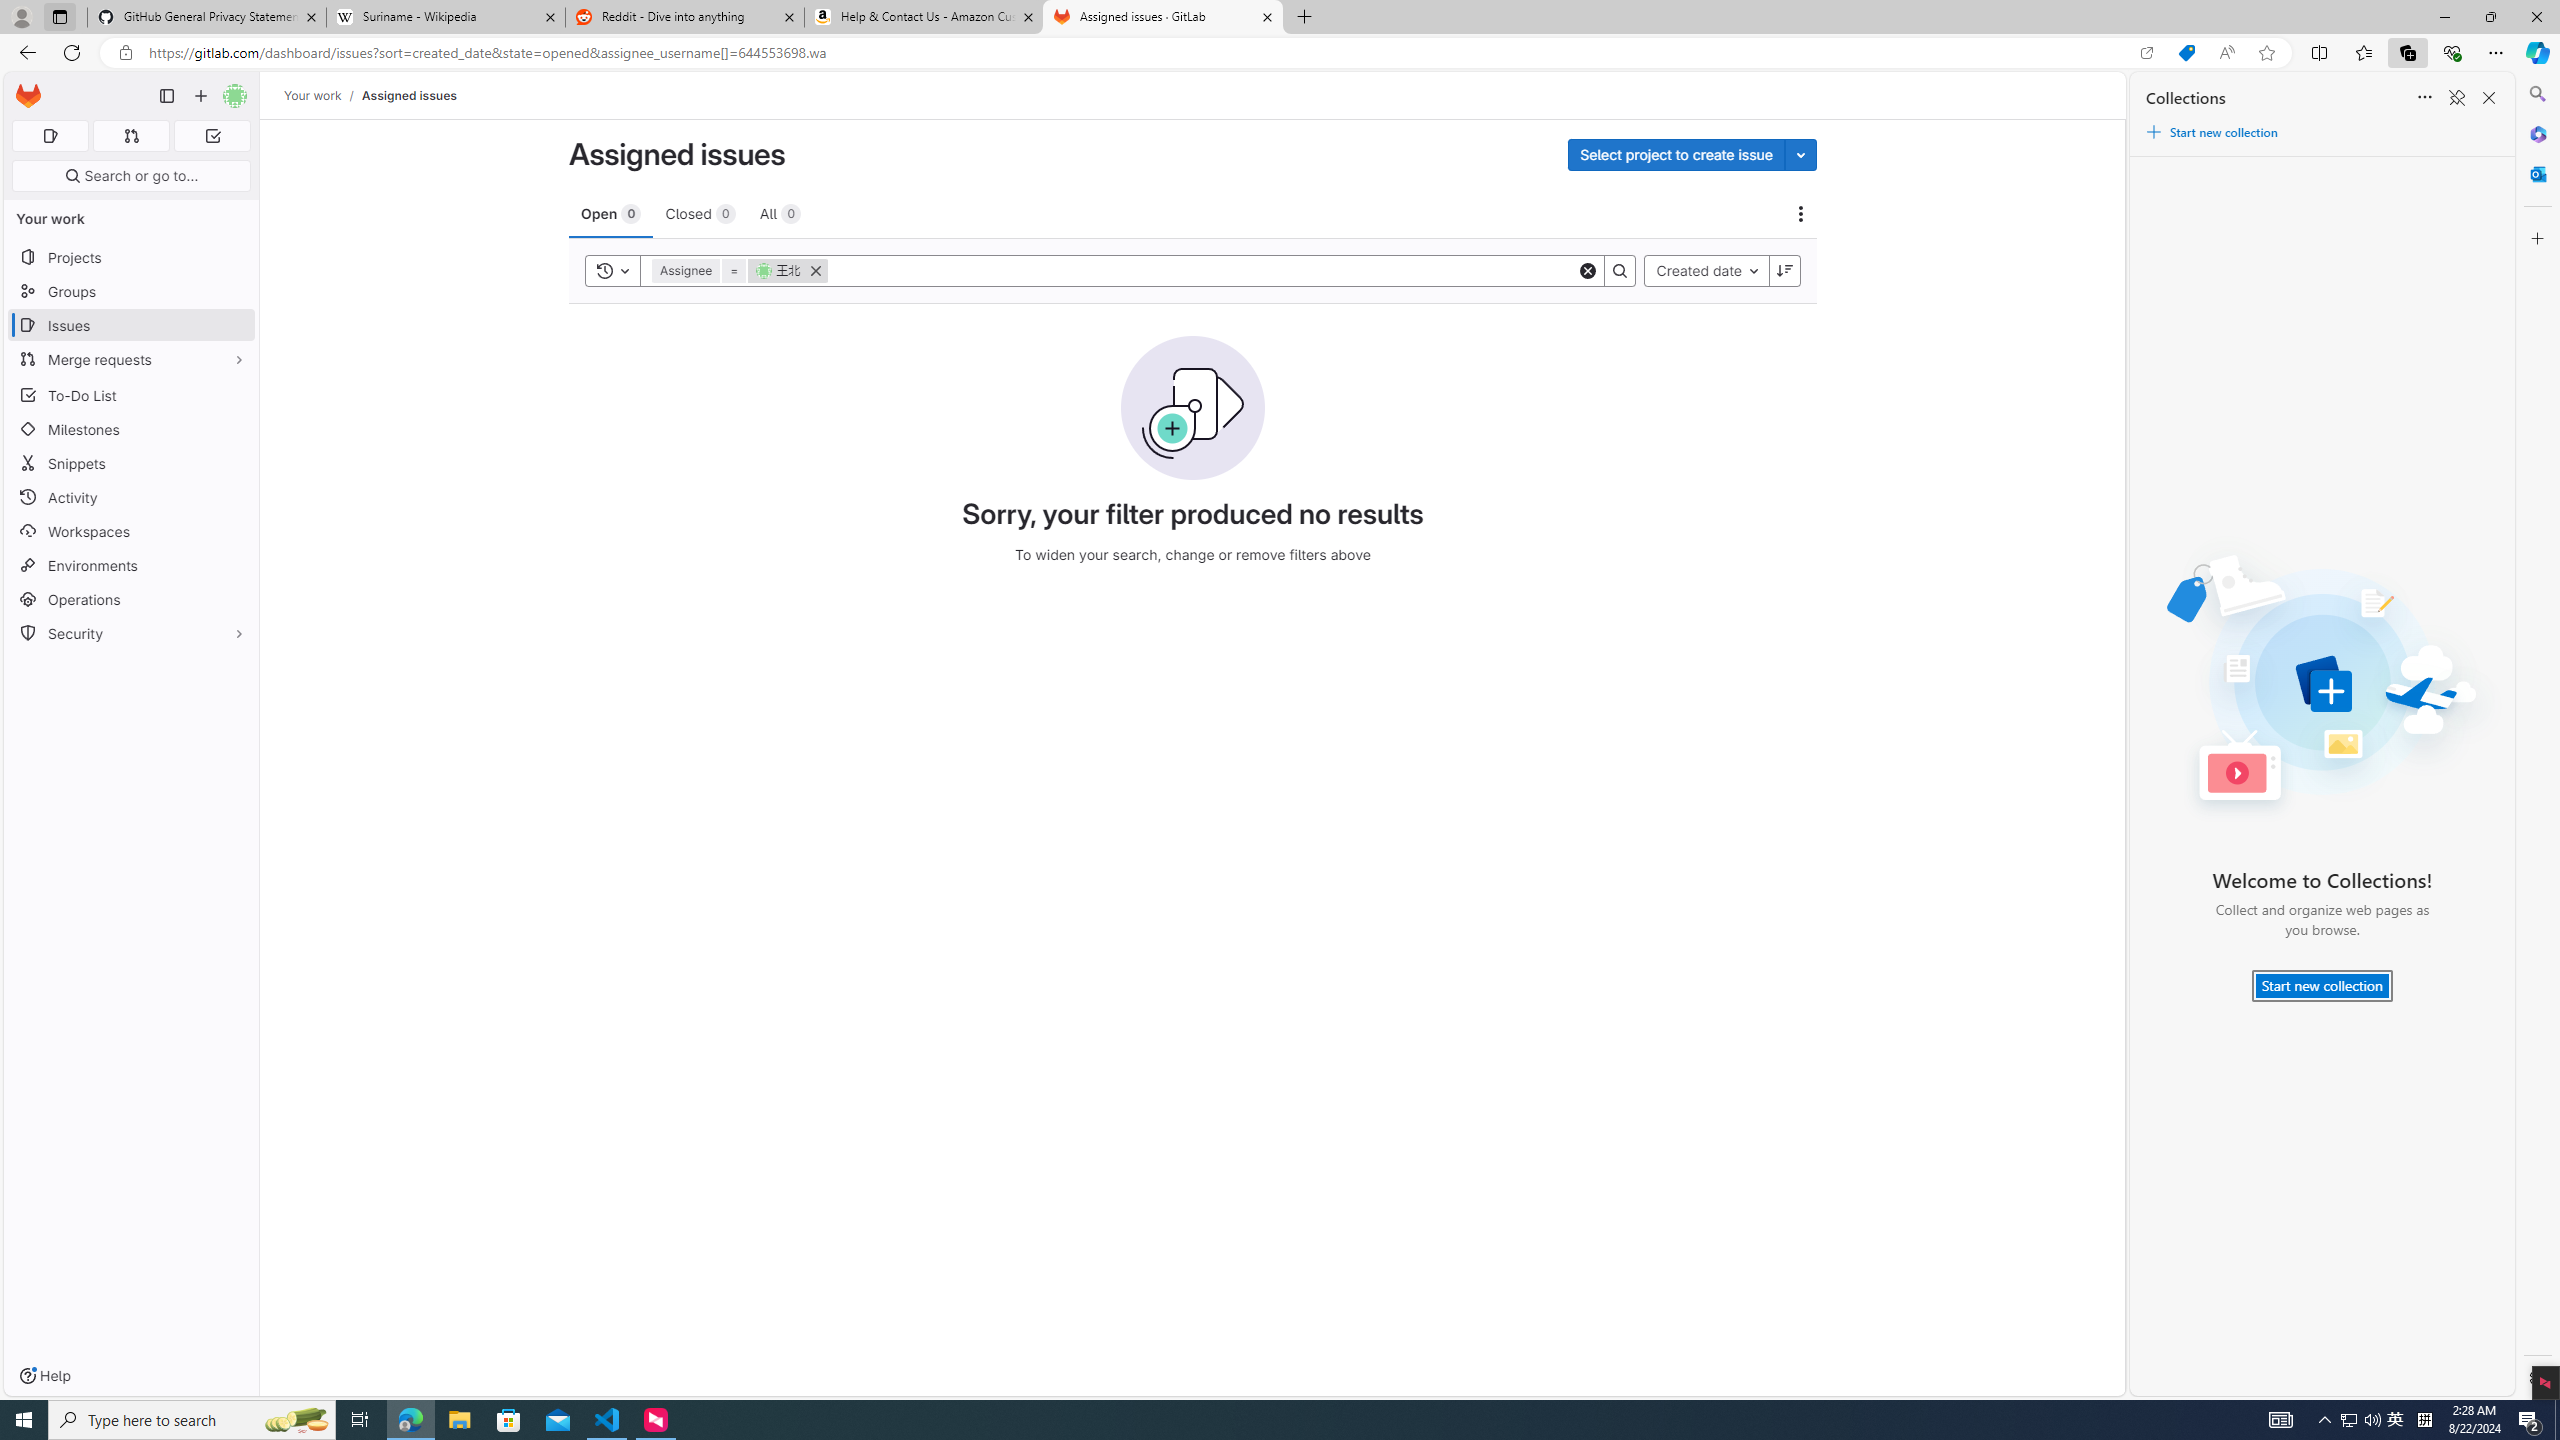 This screenshot has height=1440, width=2560. I want to click on 'Issues', so click(130, 325).